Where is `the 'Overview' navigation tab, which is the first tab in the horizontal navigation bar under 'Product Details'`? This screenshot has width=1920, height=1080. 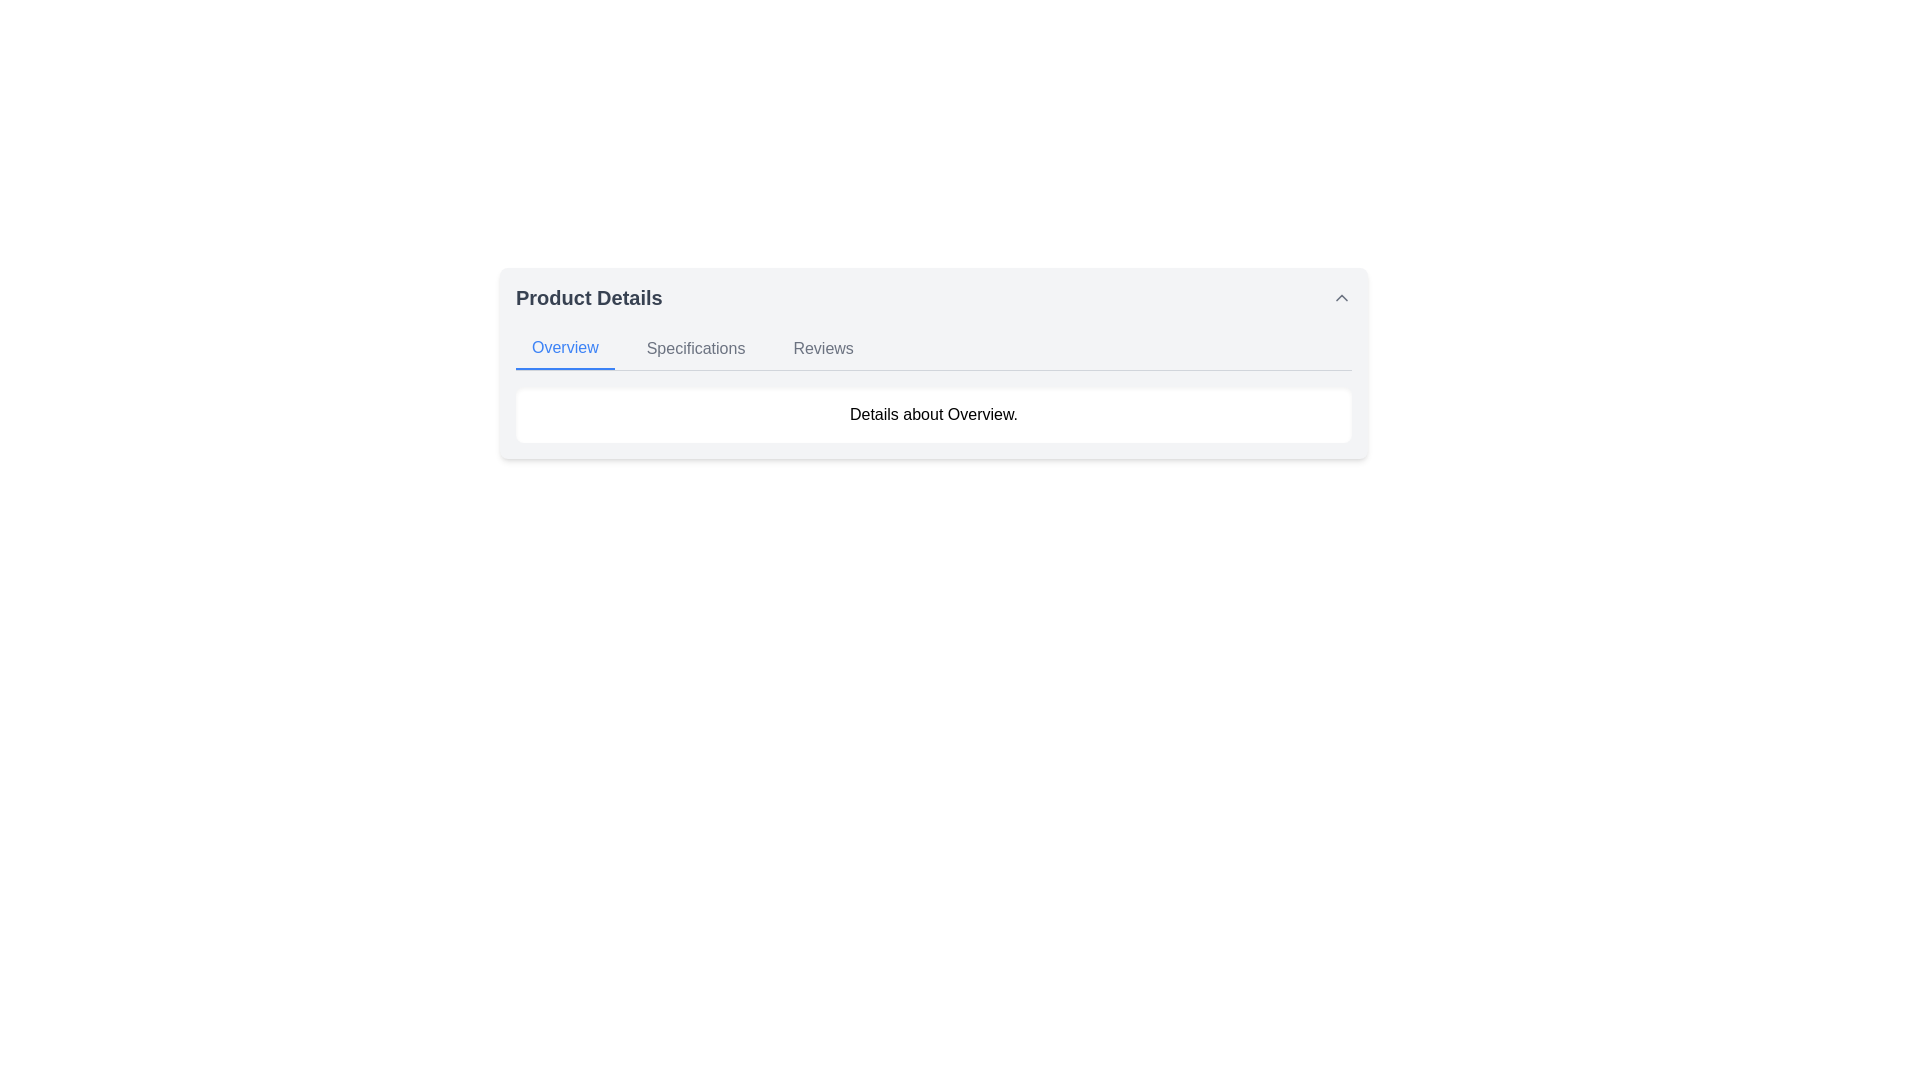
the 'Overview' navigation tab, which is the first tab in the horizontal navigation bar under 'Product Details' is located at coordinates (564, 347).